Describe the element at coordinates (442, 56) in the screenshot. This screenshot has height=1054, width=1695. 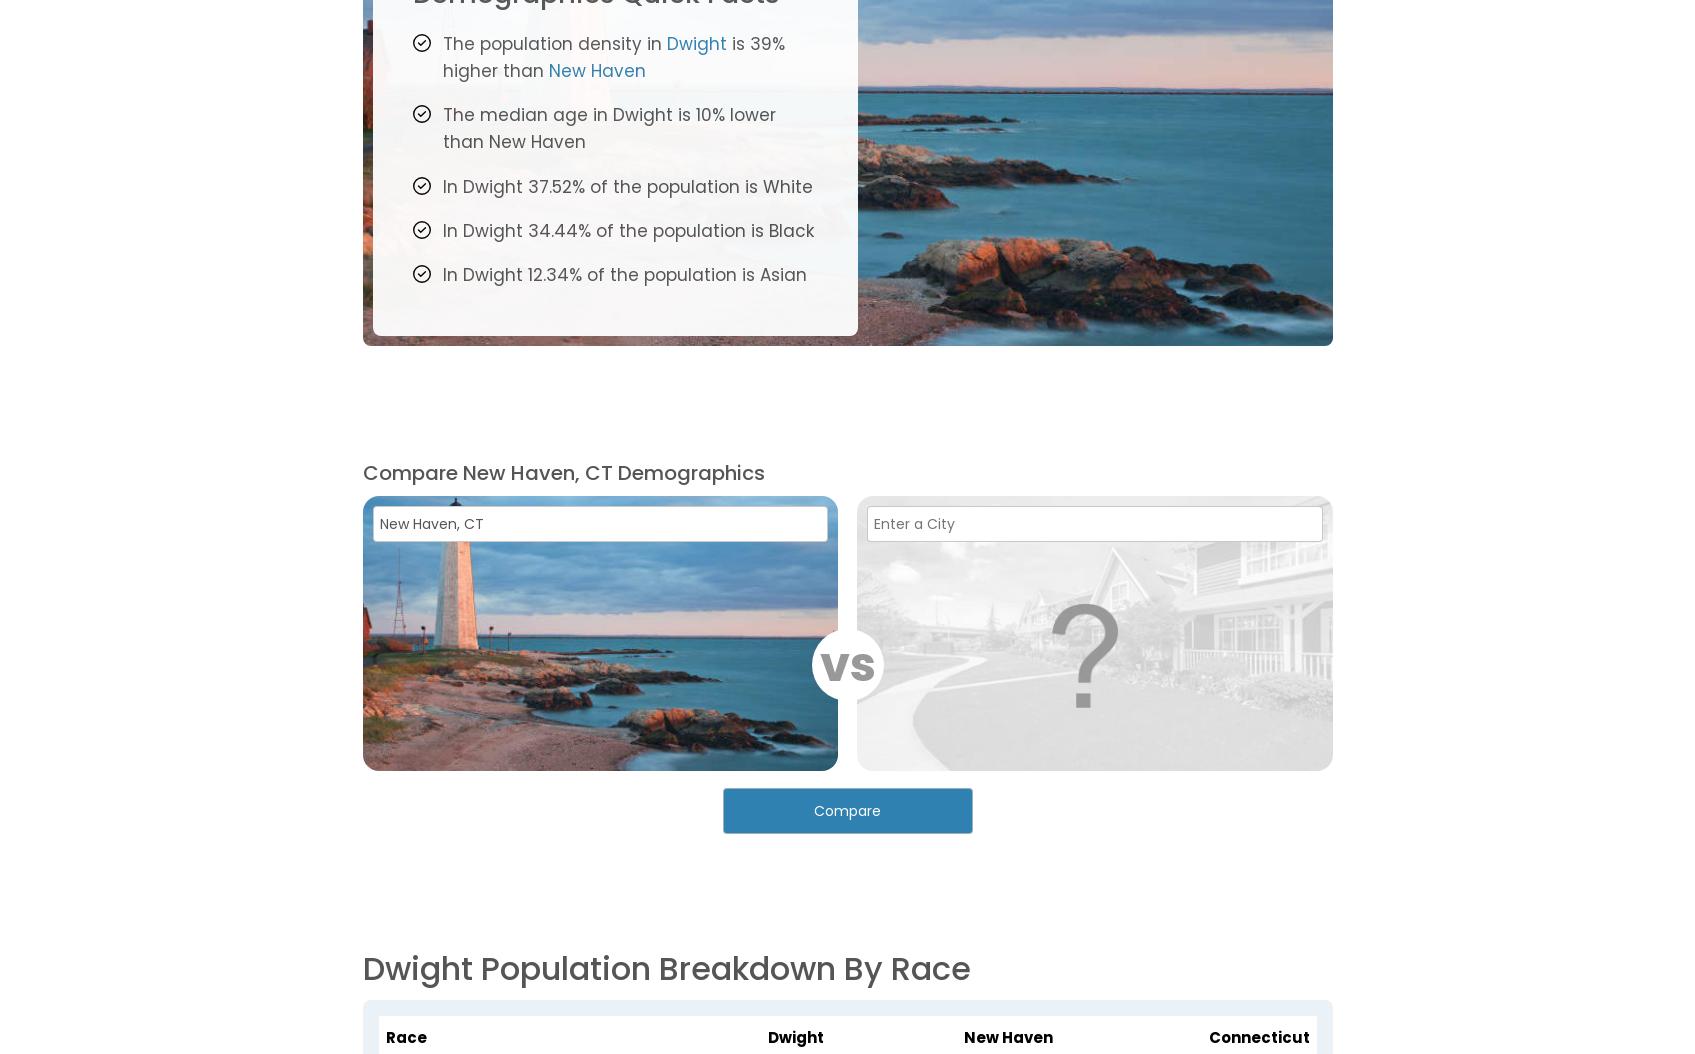
I see `'is 39% higher than'` at that location.